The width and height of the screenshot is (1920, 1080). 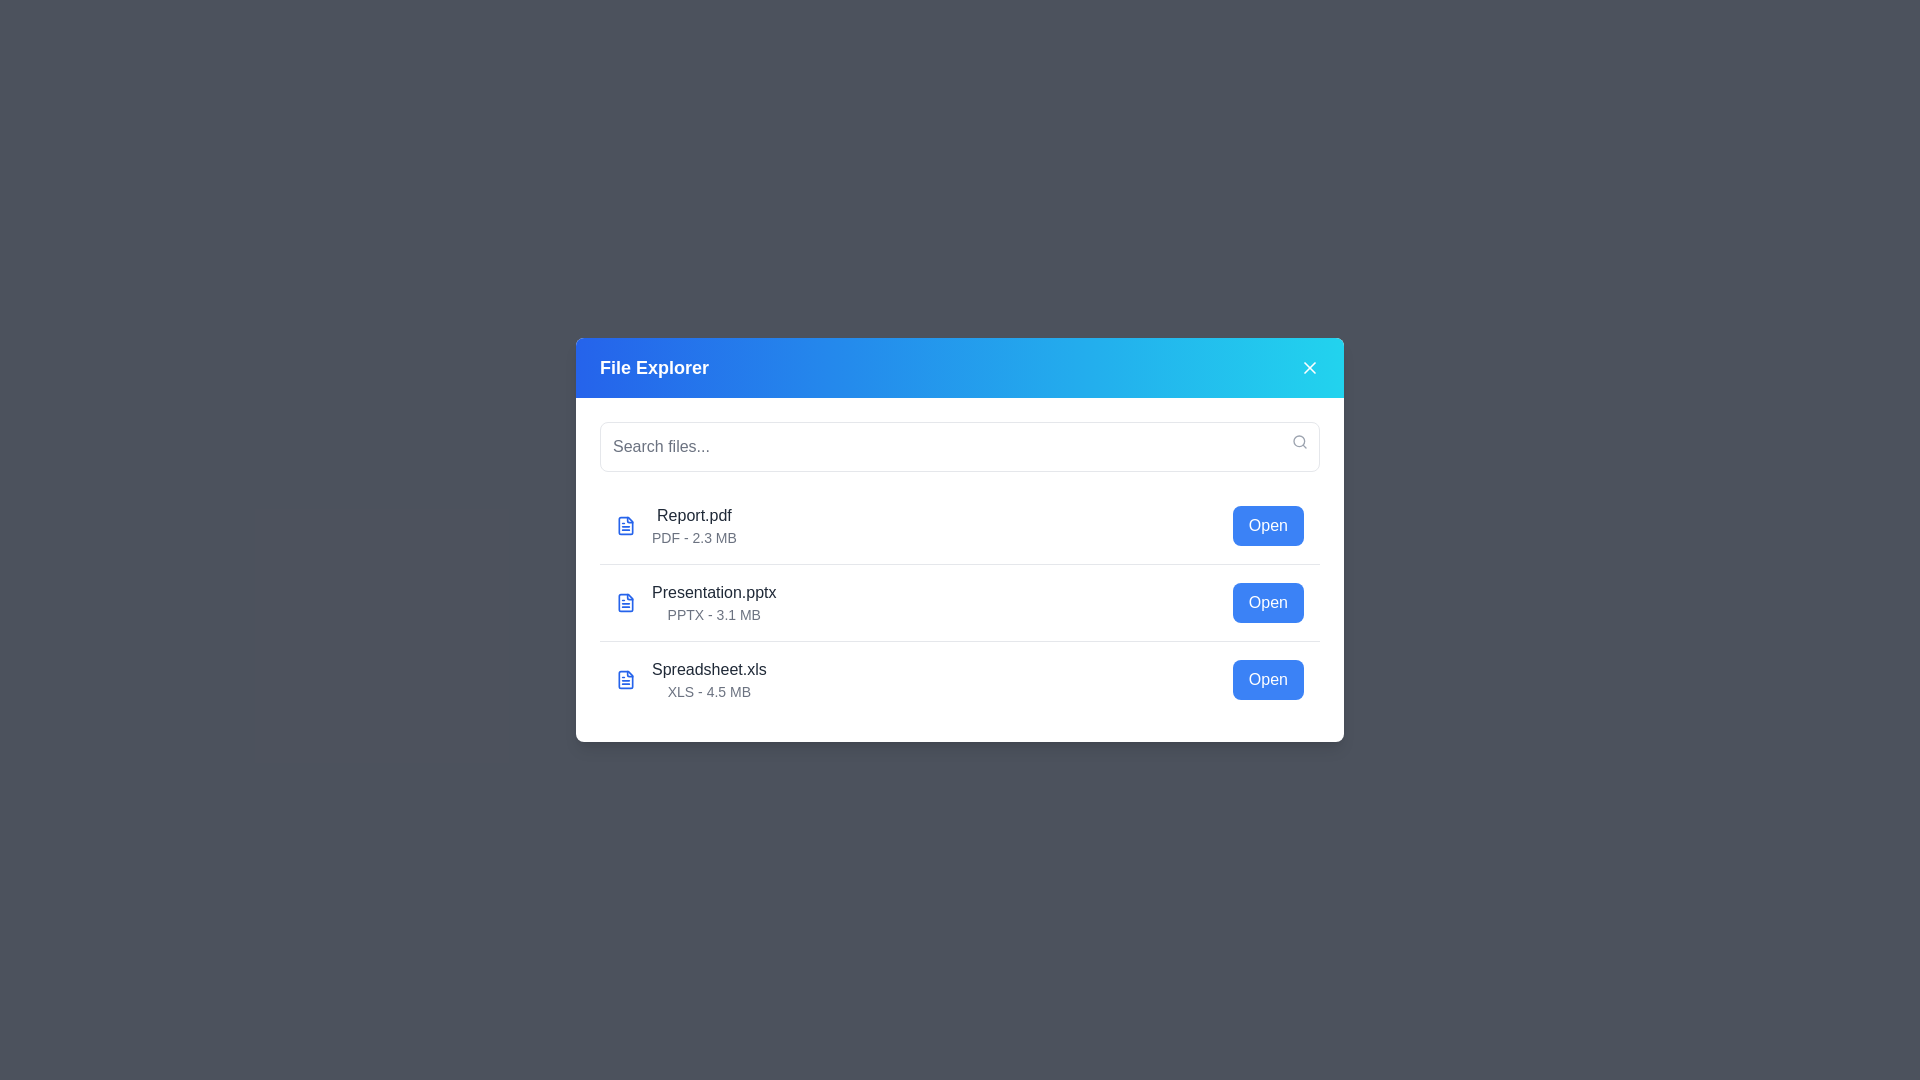 I want to click on the 'X' button to close the File Explorer dialog, so click(x=1310, y=367).